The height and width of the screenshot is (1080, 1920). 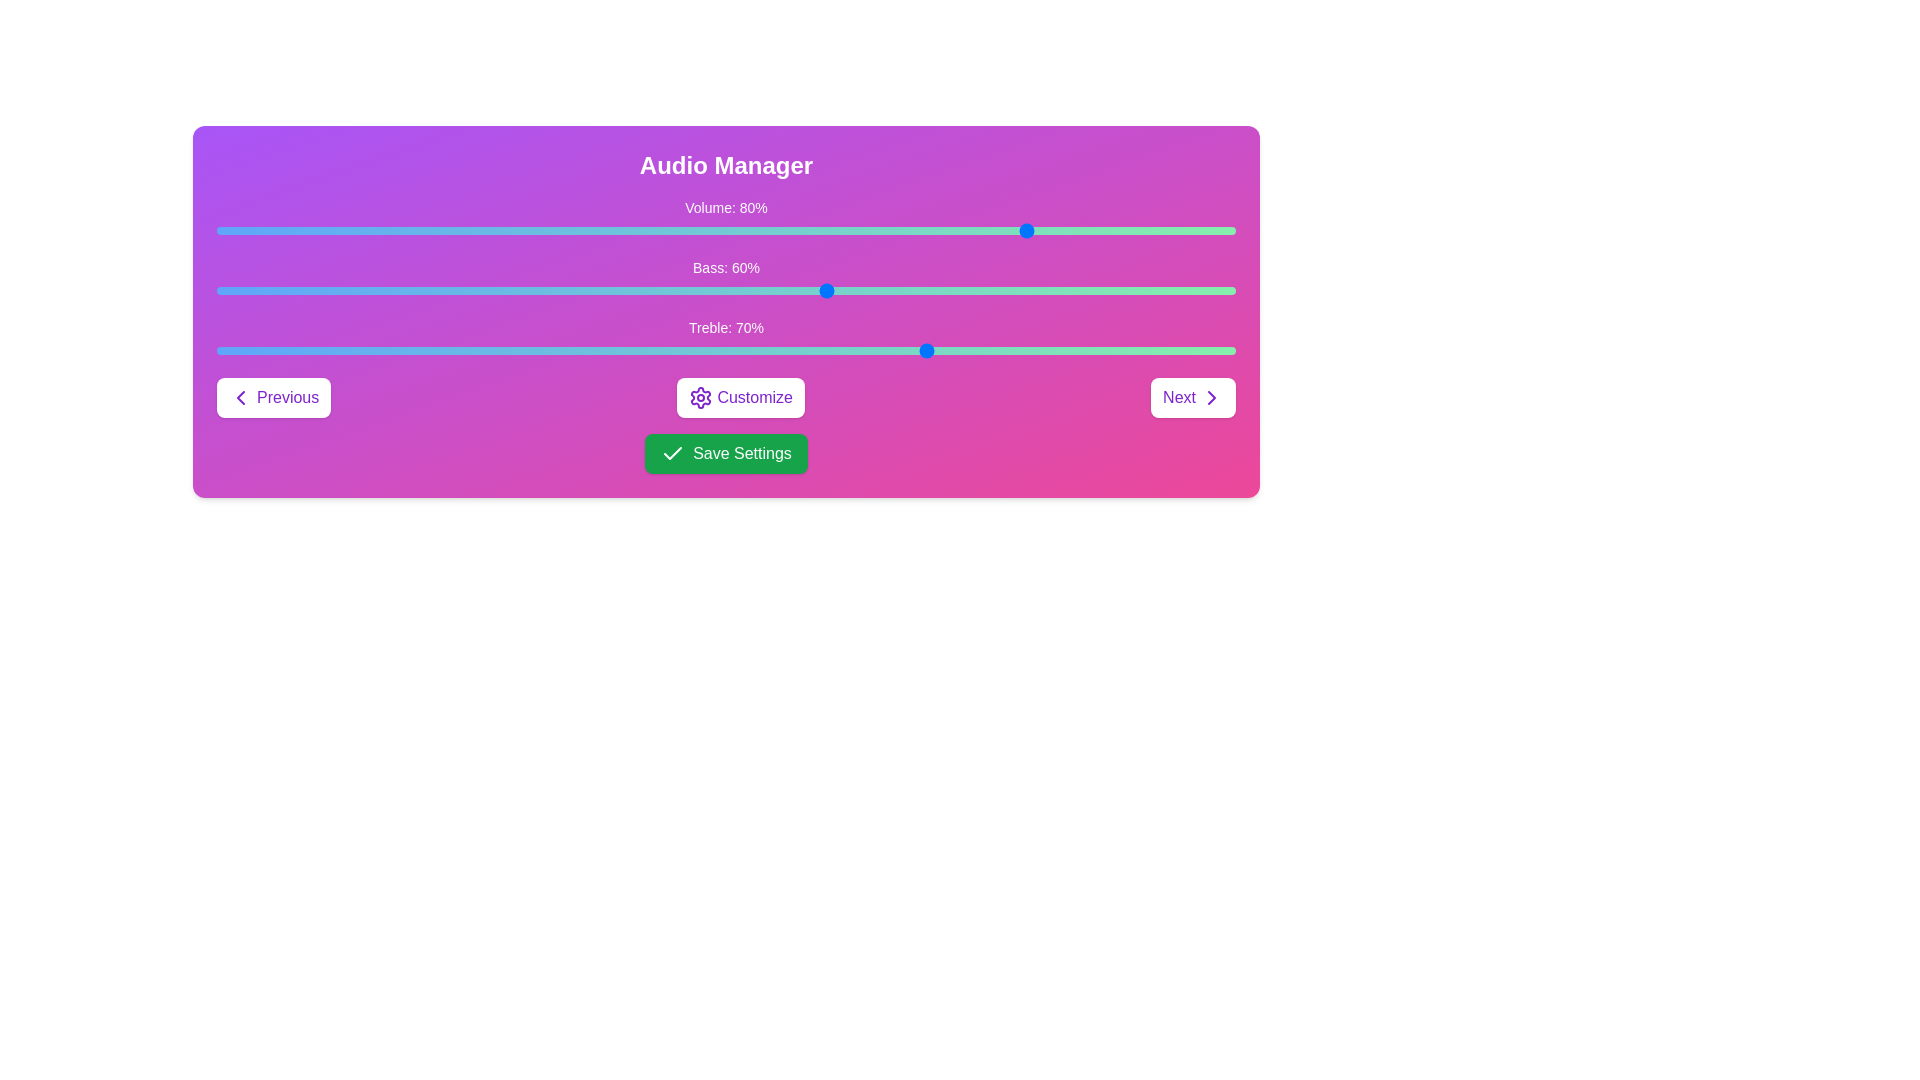 I want to click on bass level, so click(x=655, y=290).